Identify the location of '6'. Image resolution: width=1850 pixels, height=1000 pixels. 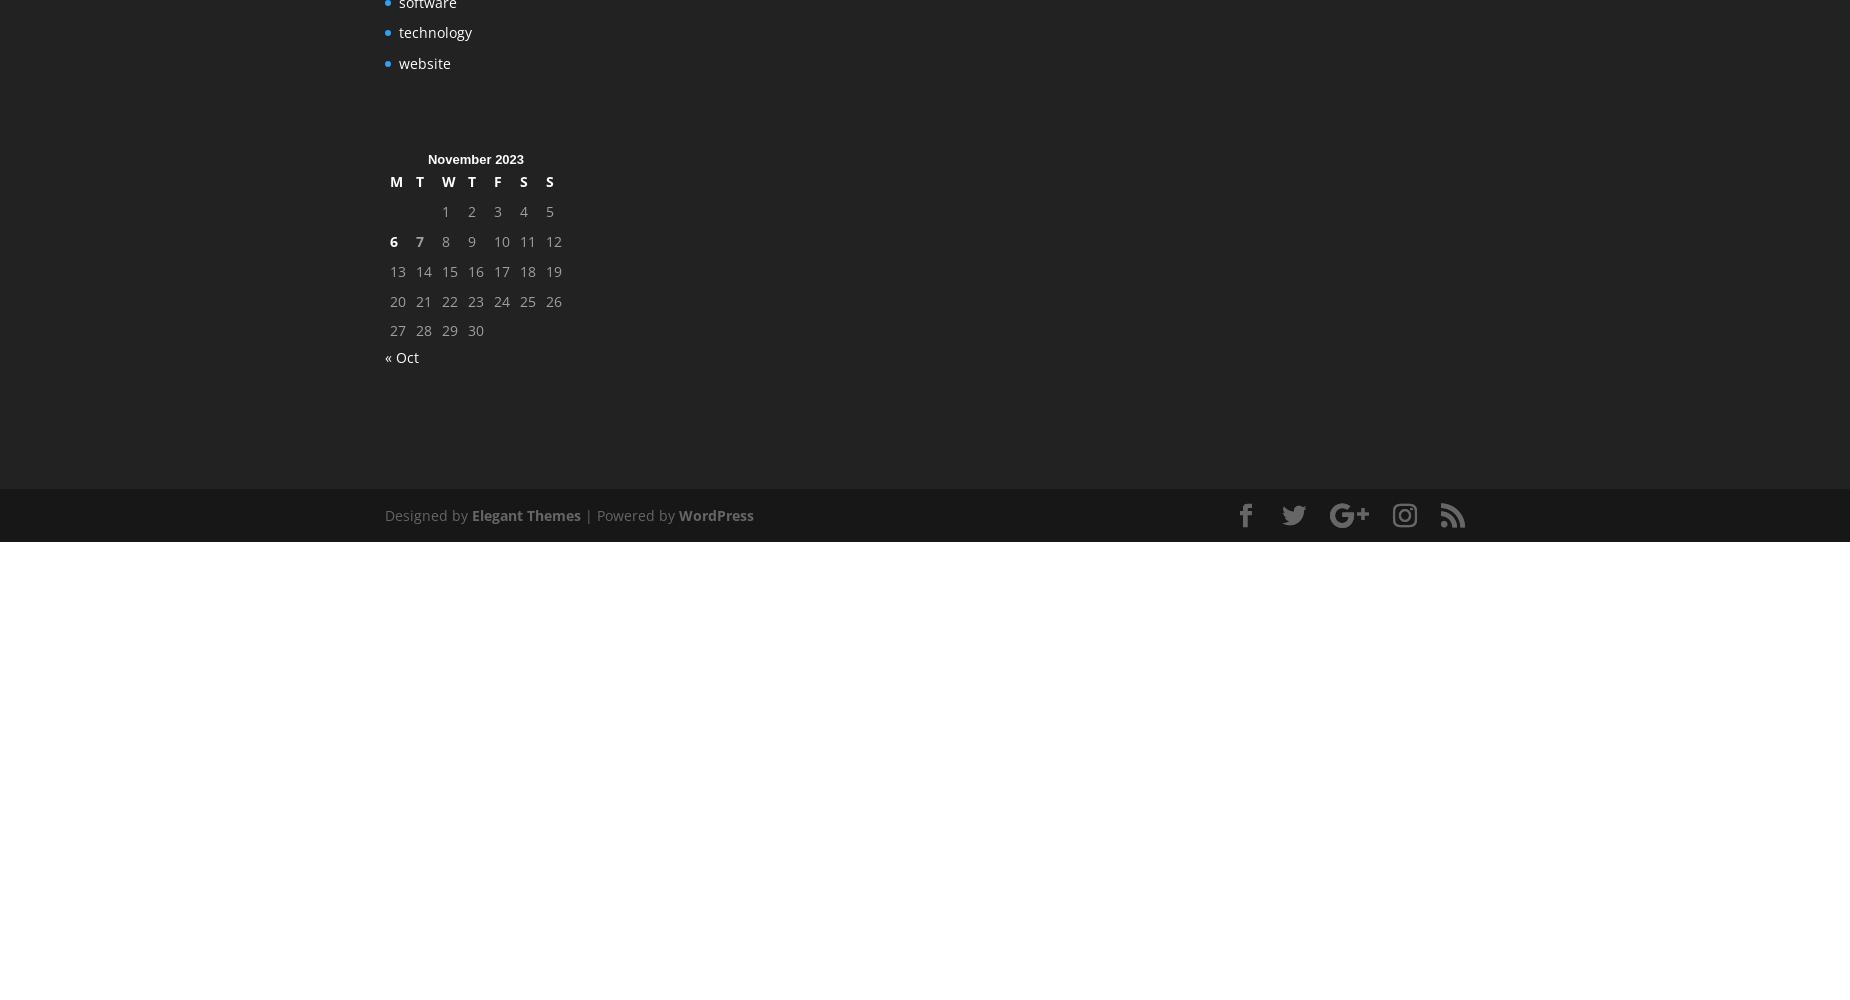
(393, 239).